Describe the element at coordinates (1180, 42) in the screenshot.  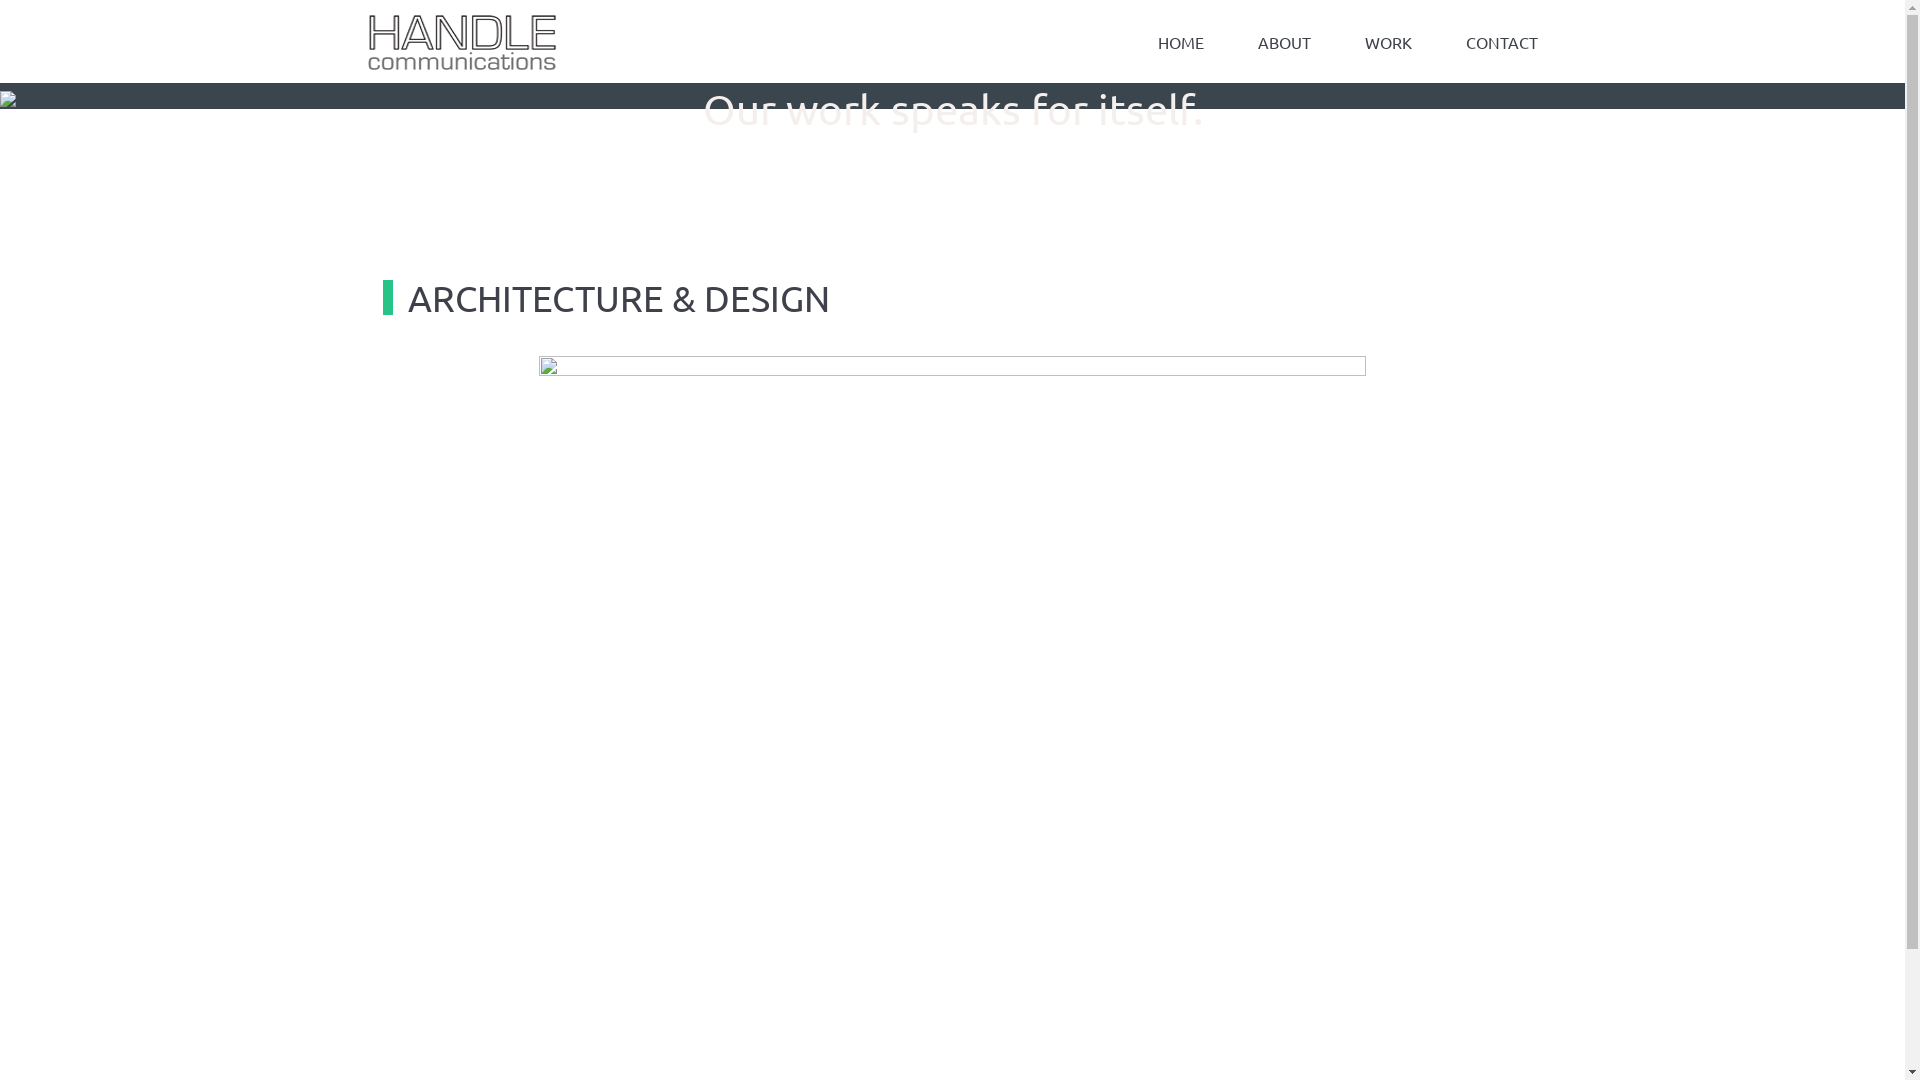
I see `'HOME'` at that location.